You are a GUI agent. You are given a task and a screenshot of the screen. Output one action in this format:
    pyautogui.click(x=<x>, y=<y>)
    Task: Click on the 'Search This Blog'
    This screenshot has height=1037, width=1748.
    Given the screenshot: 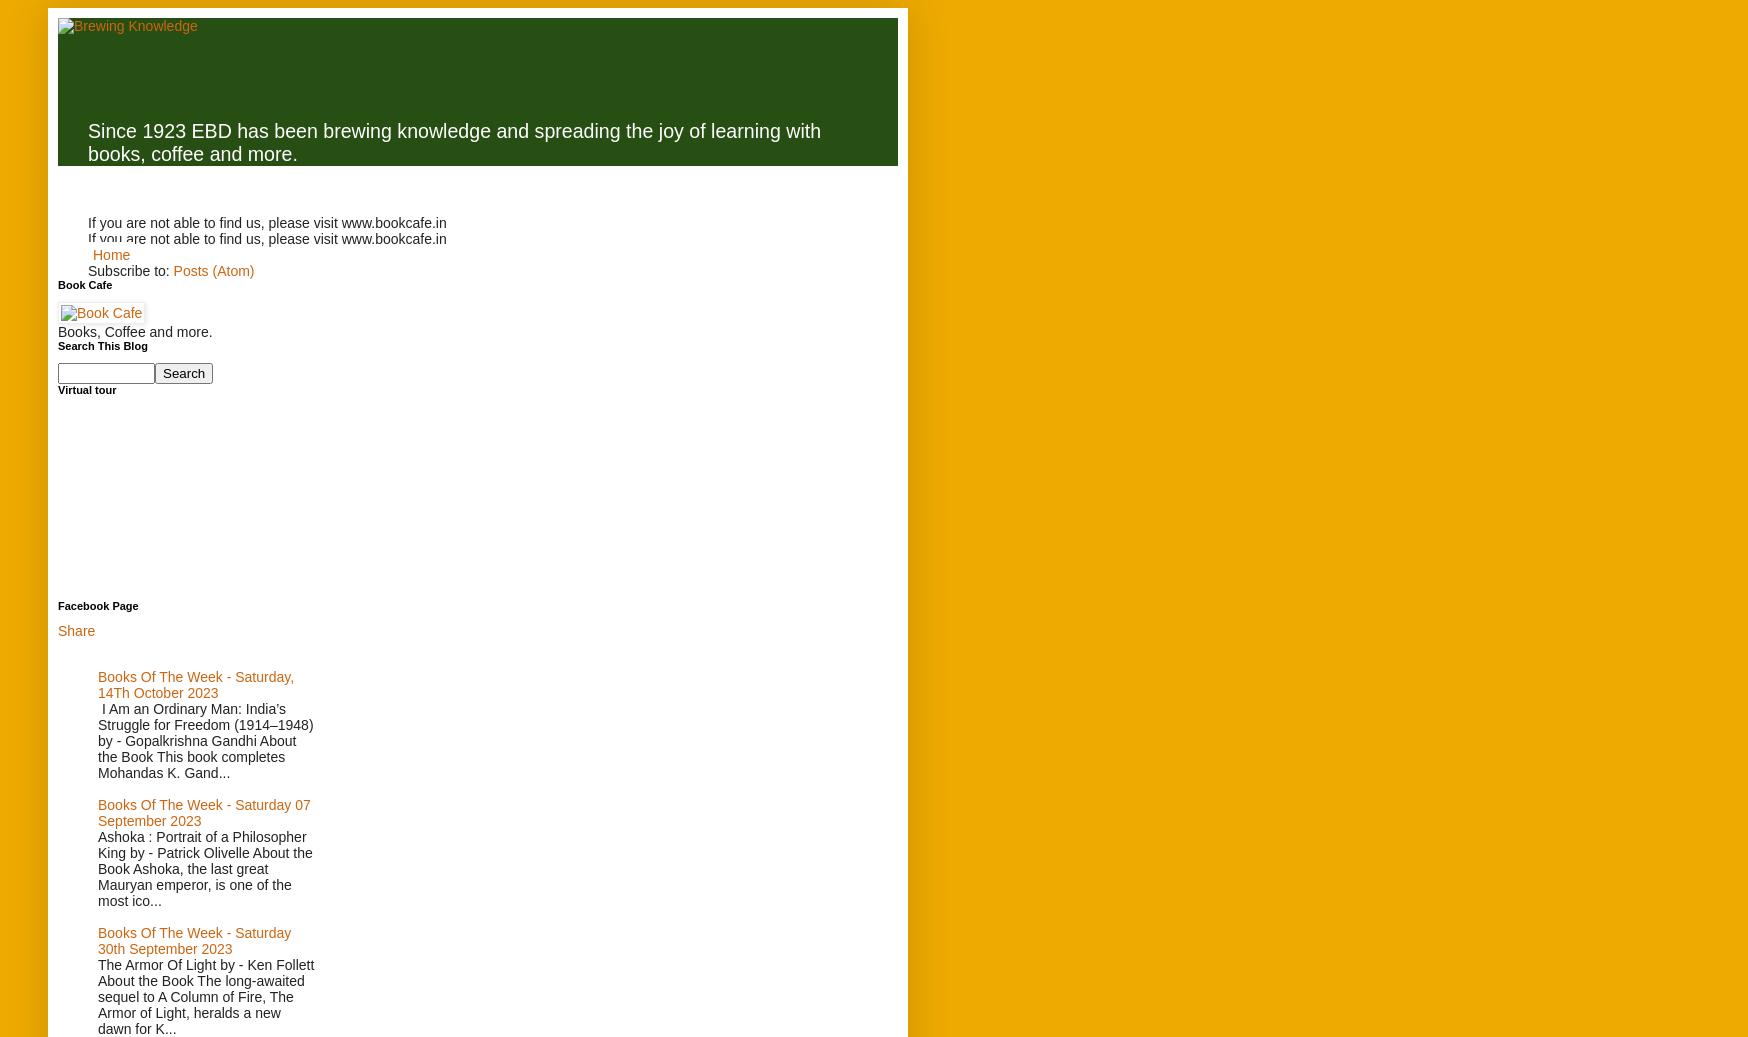 What is the action you would take?
    pyautogui.click(x=102, y=345)
    